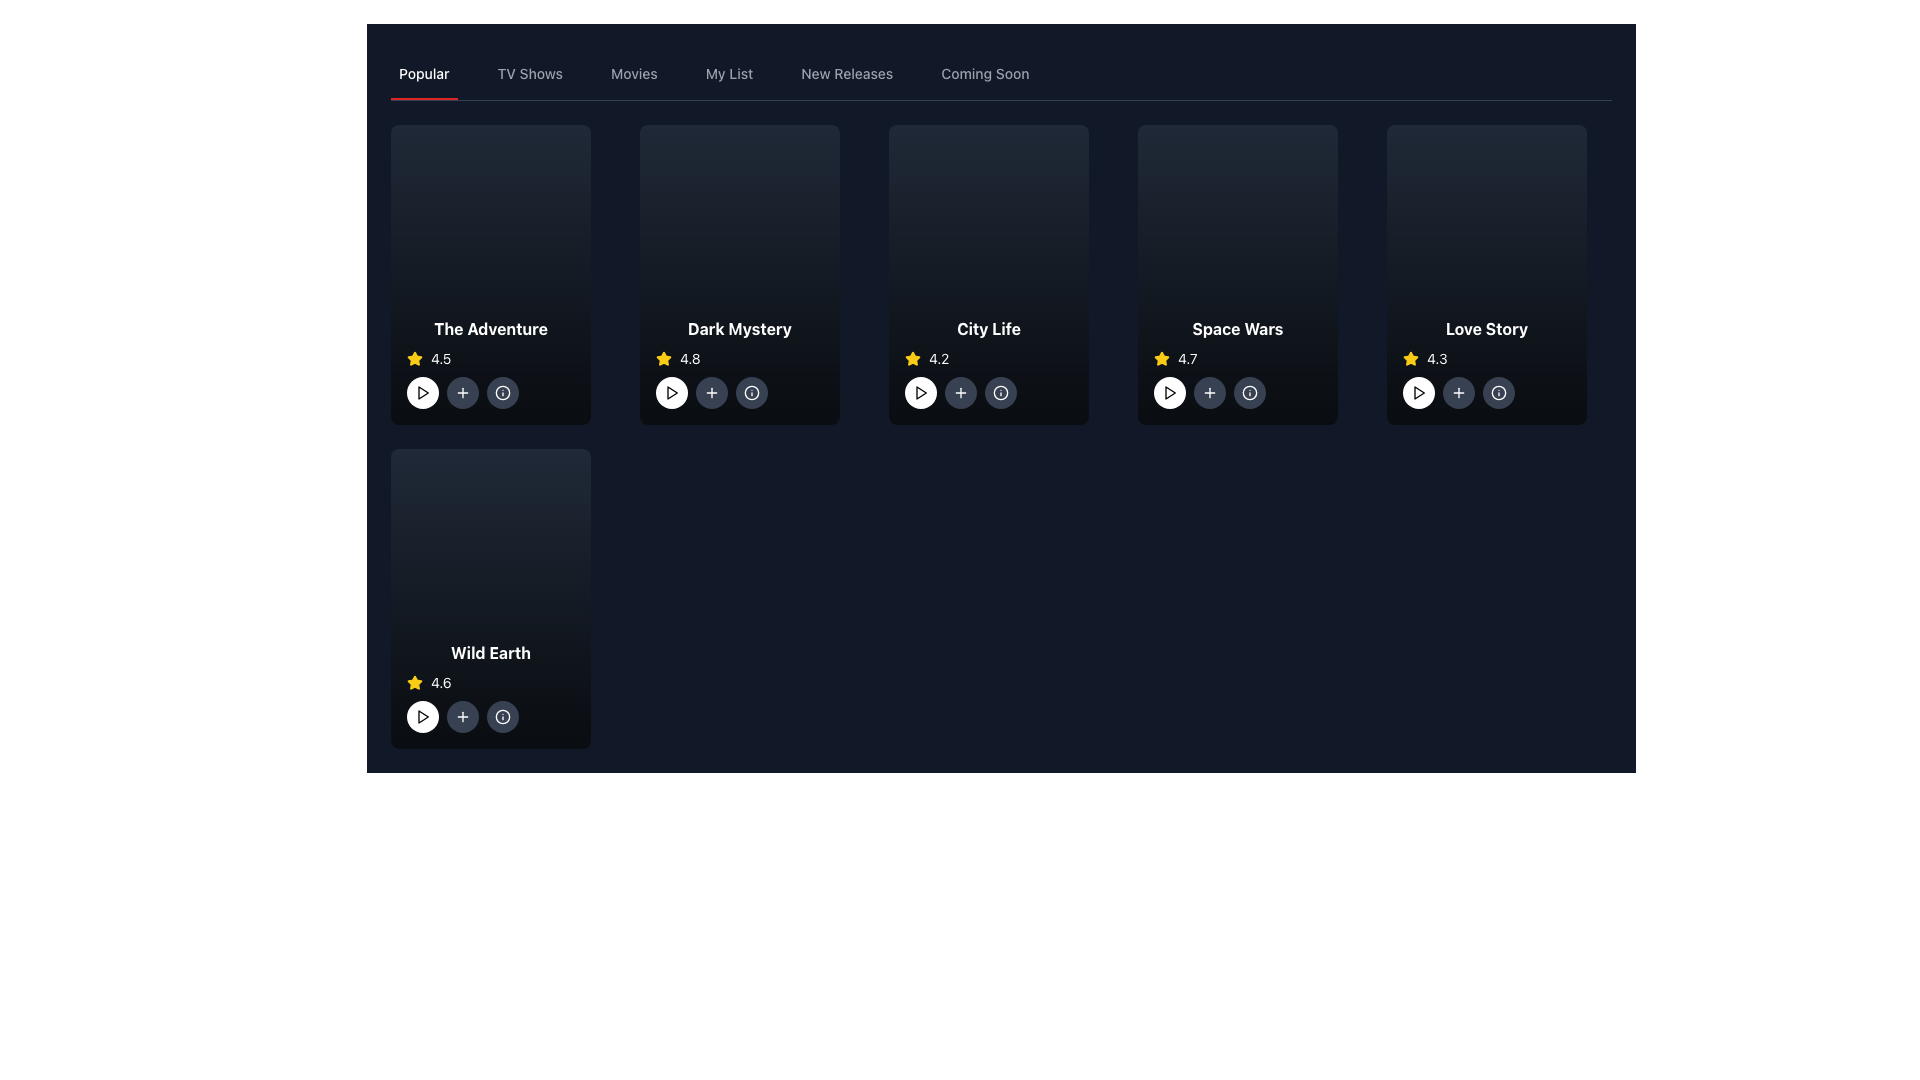 The width and height of the screenshot is (1920, 1080). Describe the element at coordinates (1001, 393) in the screenshot. I see `the third button in the row of three interactive buttons below the 'City Life' card` at that location.